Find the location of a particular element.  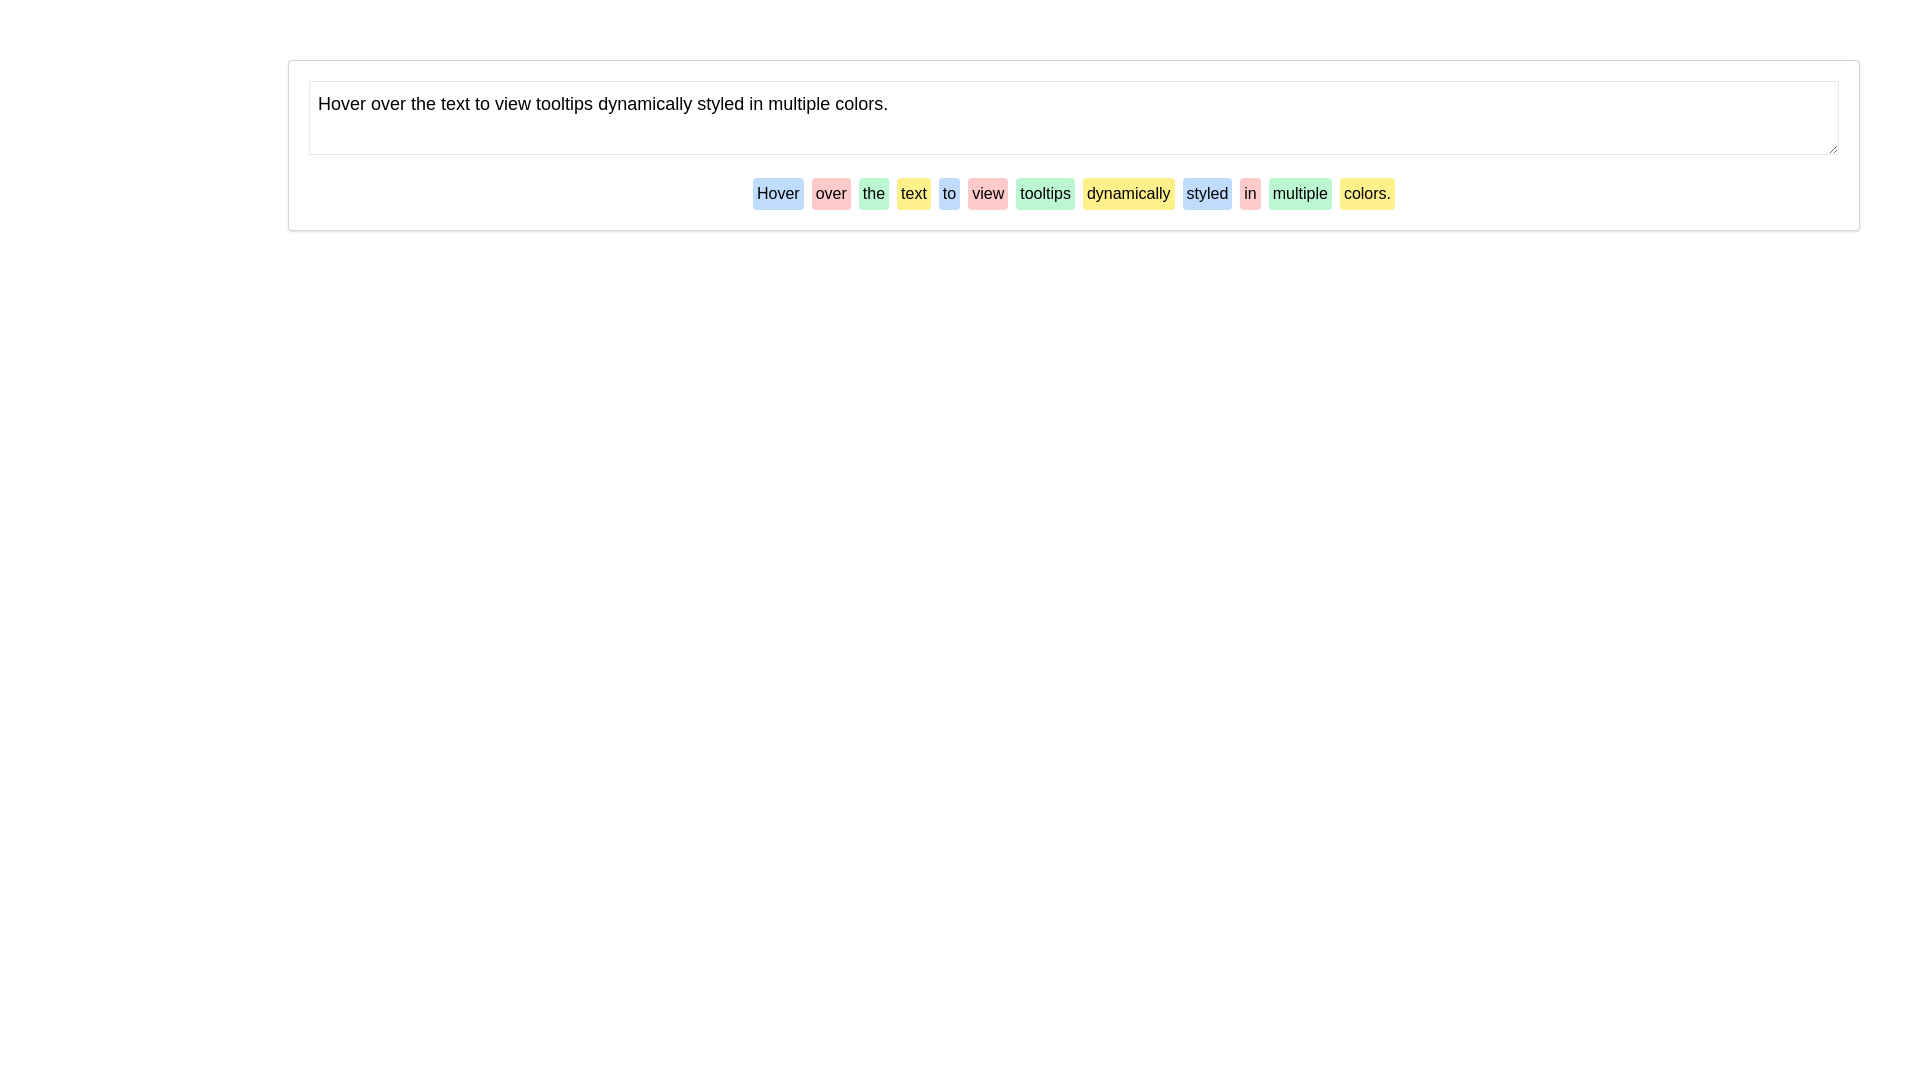

the text label reading 'Tooltip for dynamicallydynamically', which has a yellow background and rounded edges, positioned as the ninth item in a sequence of text items is located at coordinates (1128, 193).